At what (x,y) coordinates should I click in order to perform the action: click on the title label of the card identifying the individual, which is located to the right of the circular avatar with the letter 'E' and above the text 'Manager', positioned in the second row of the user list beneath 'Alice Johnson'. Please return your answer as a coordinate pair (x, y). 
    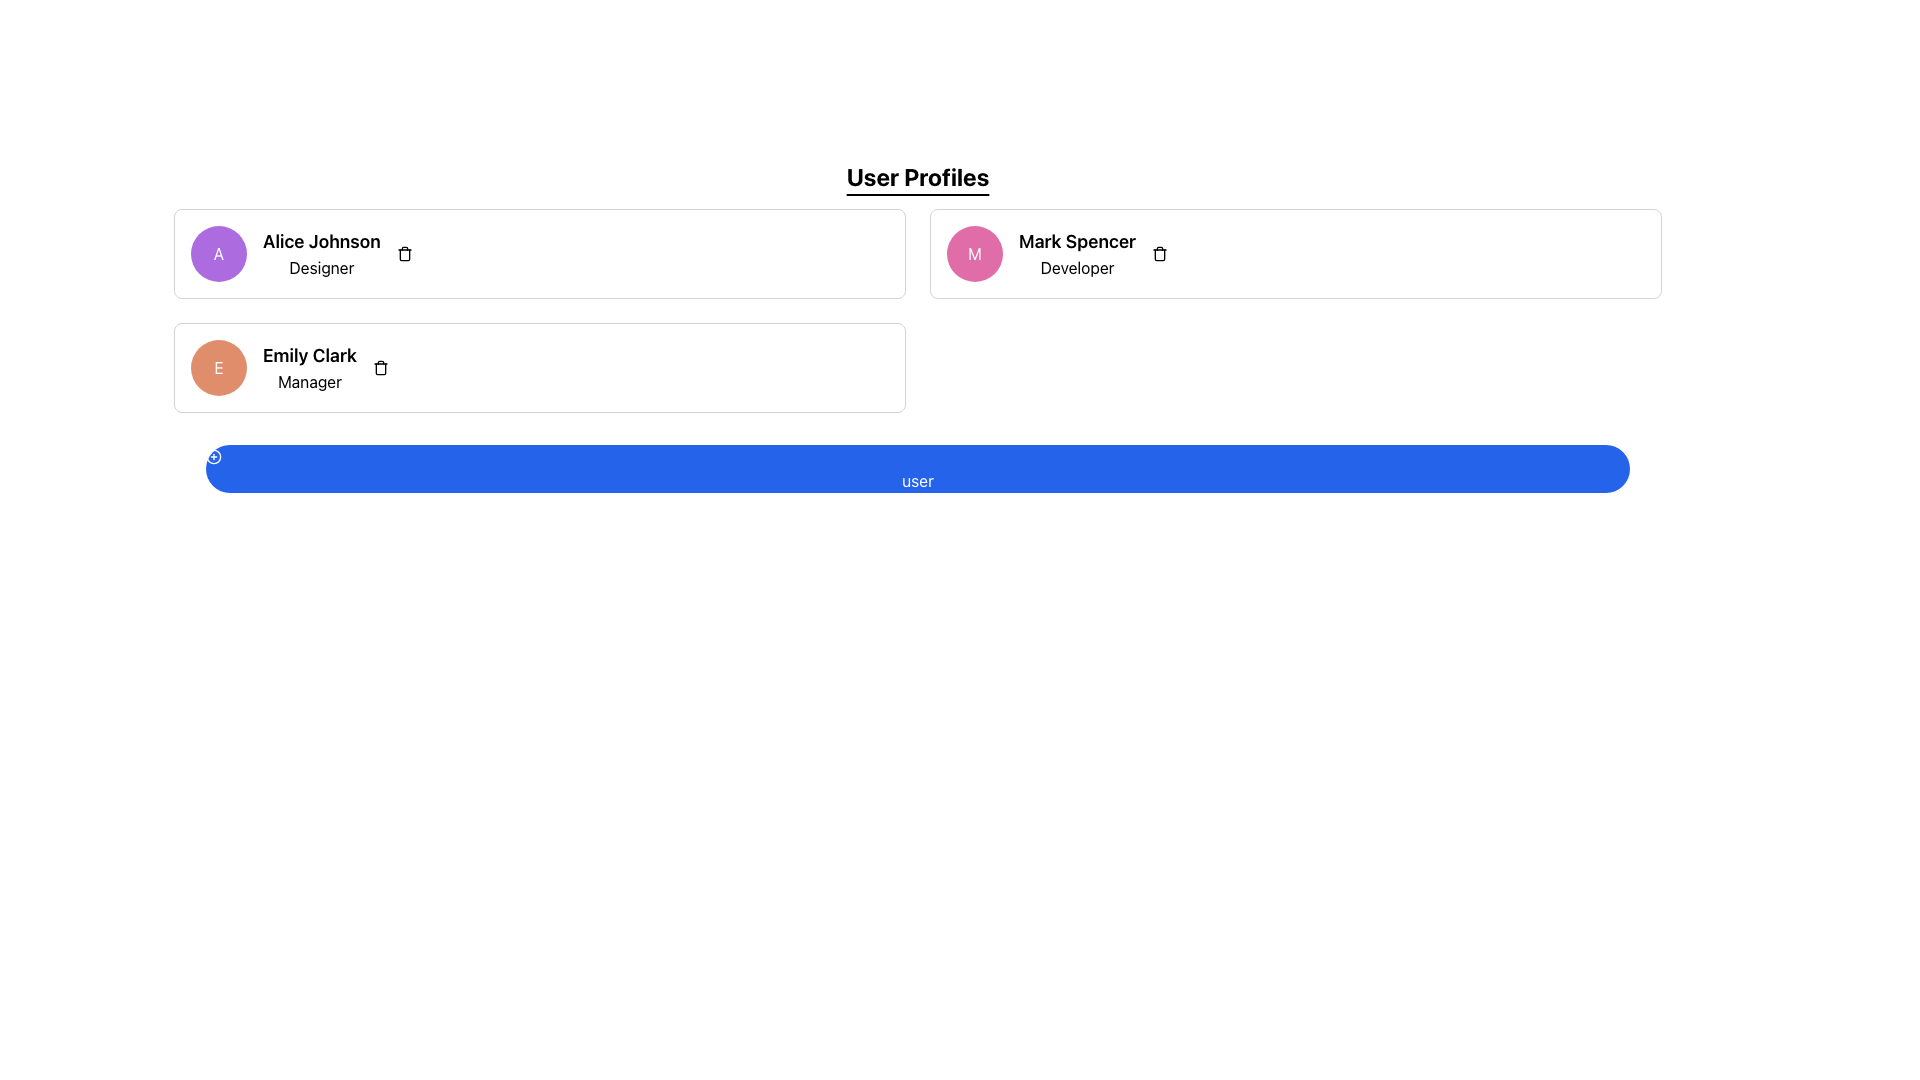
    Looking at the image, I should click on (308, 354).